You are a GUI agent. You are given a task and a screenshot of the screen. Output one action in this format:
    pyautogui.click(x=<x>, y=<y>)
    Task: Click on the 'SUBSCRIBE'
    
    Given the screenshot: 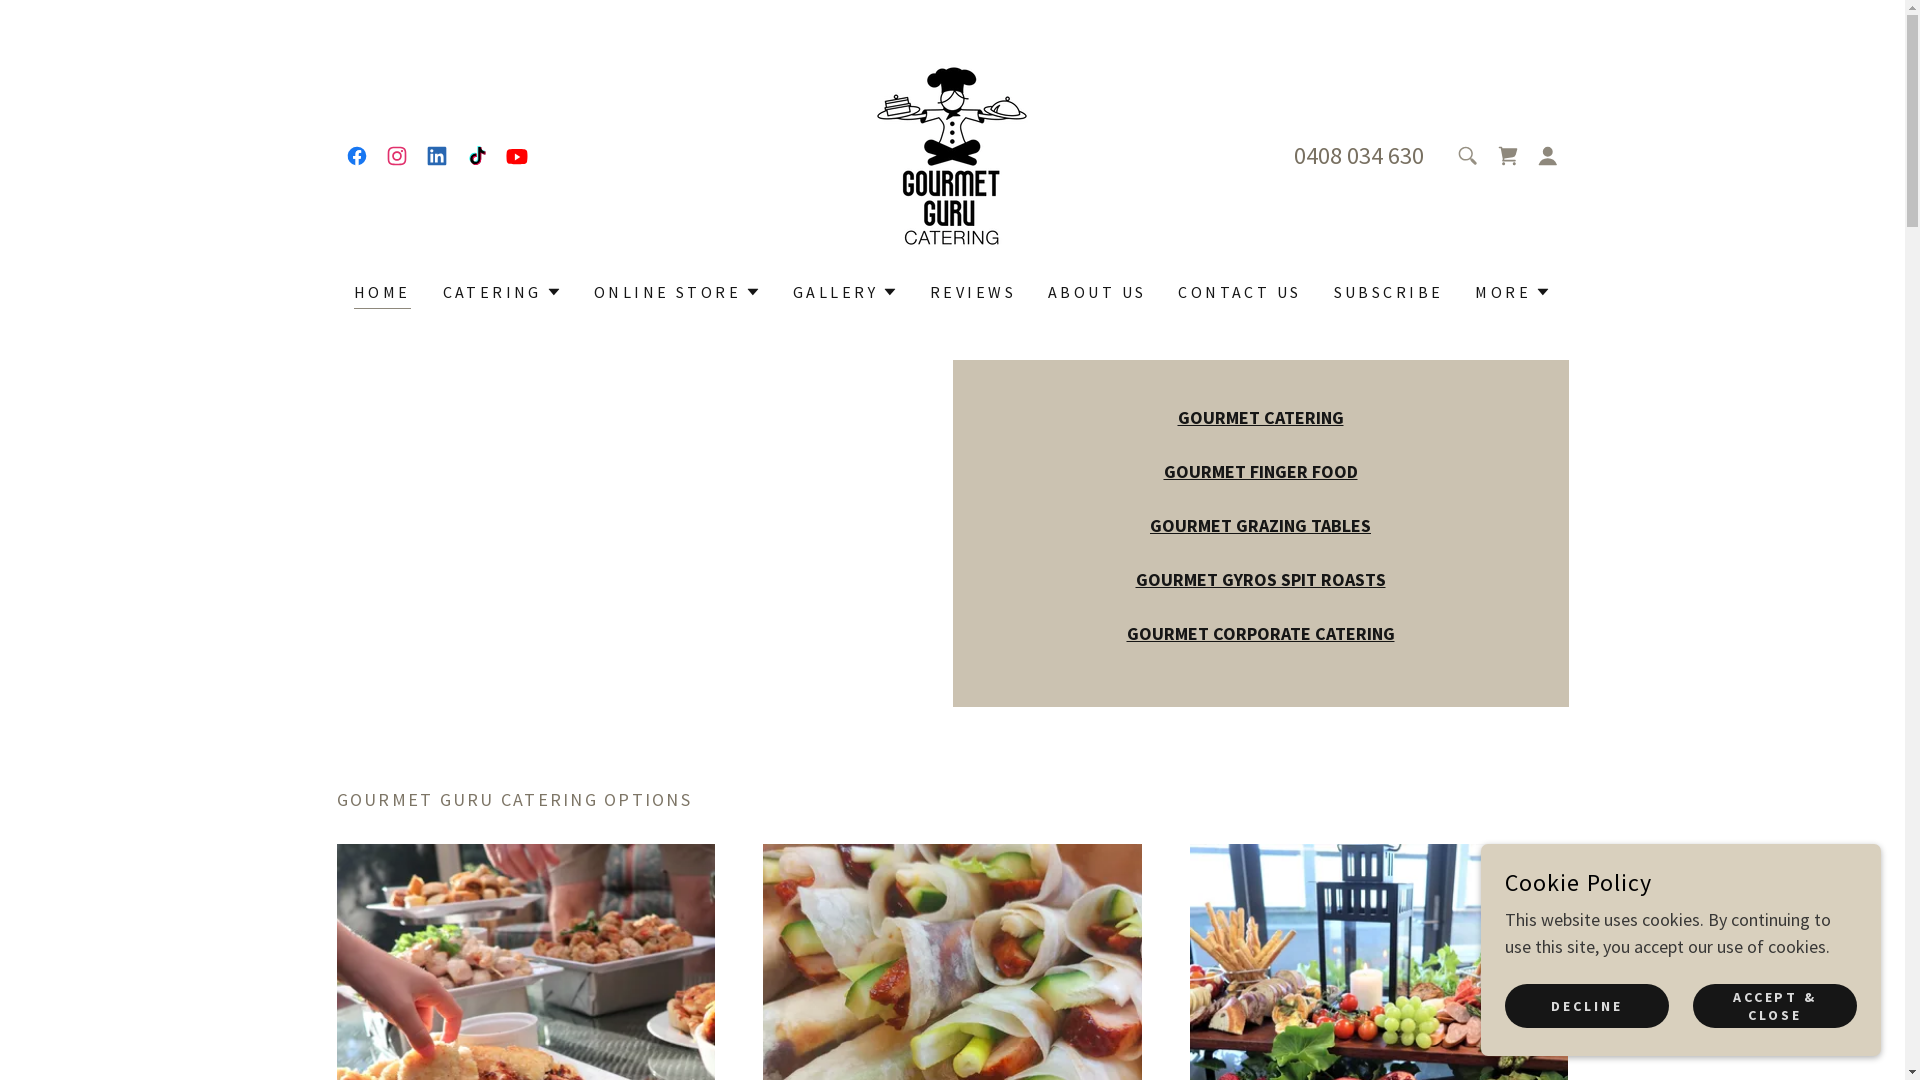 What is the action you would take?
    pyautogui.click(x=1387, y=292)
    